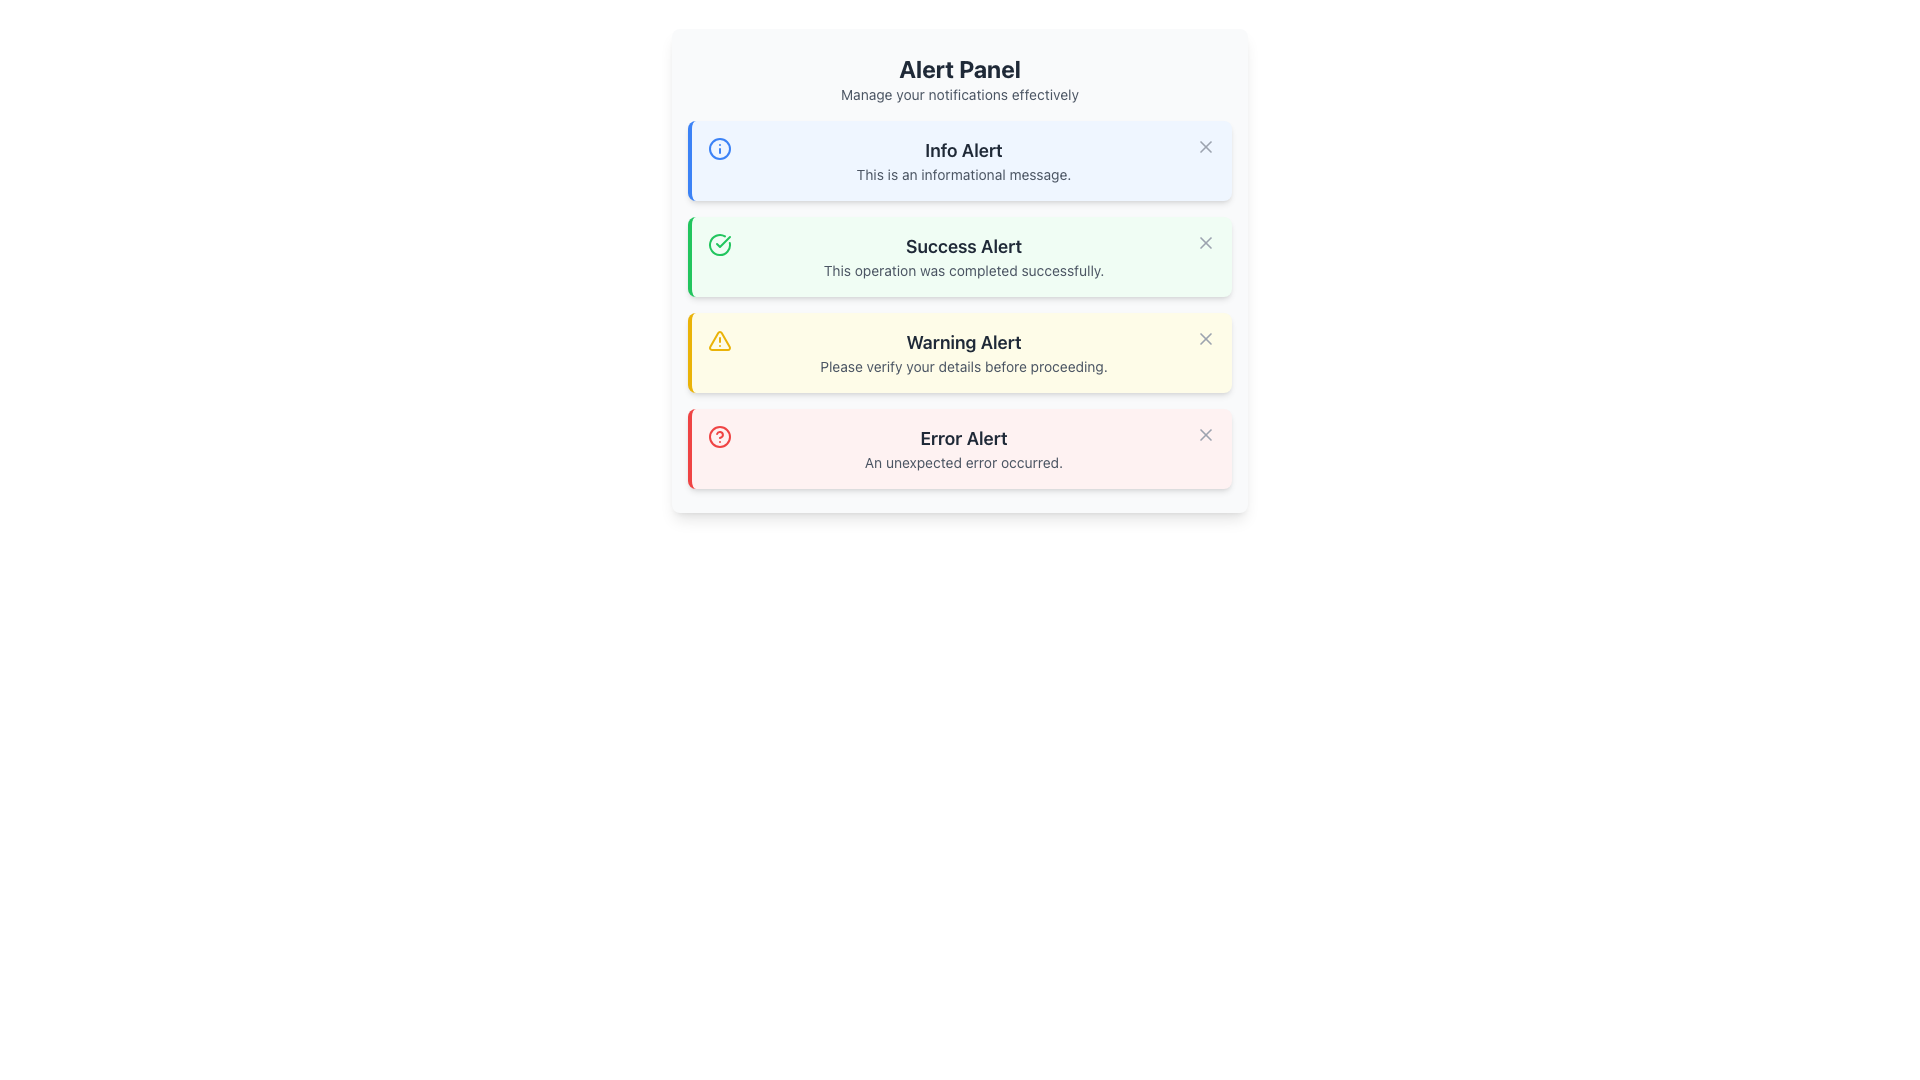 The width and height of the screenshot is (1920, 1080). I want to click on the close icon represented by a stylized 'X' in the 'Warning Alert' section to change its color, so click(1204, 338).